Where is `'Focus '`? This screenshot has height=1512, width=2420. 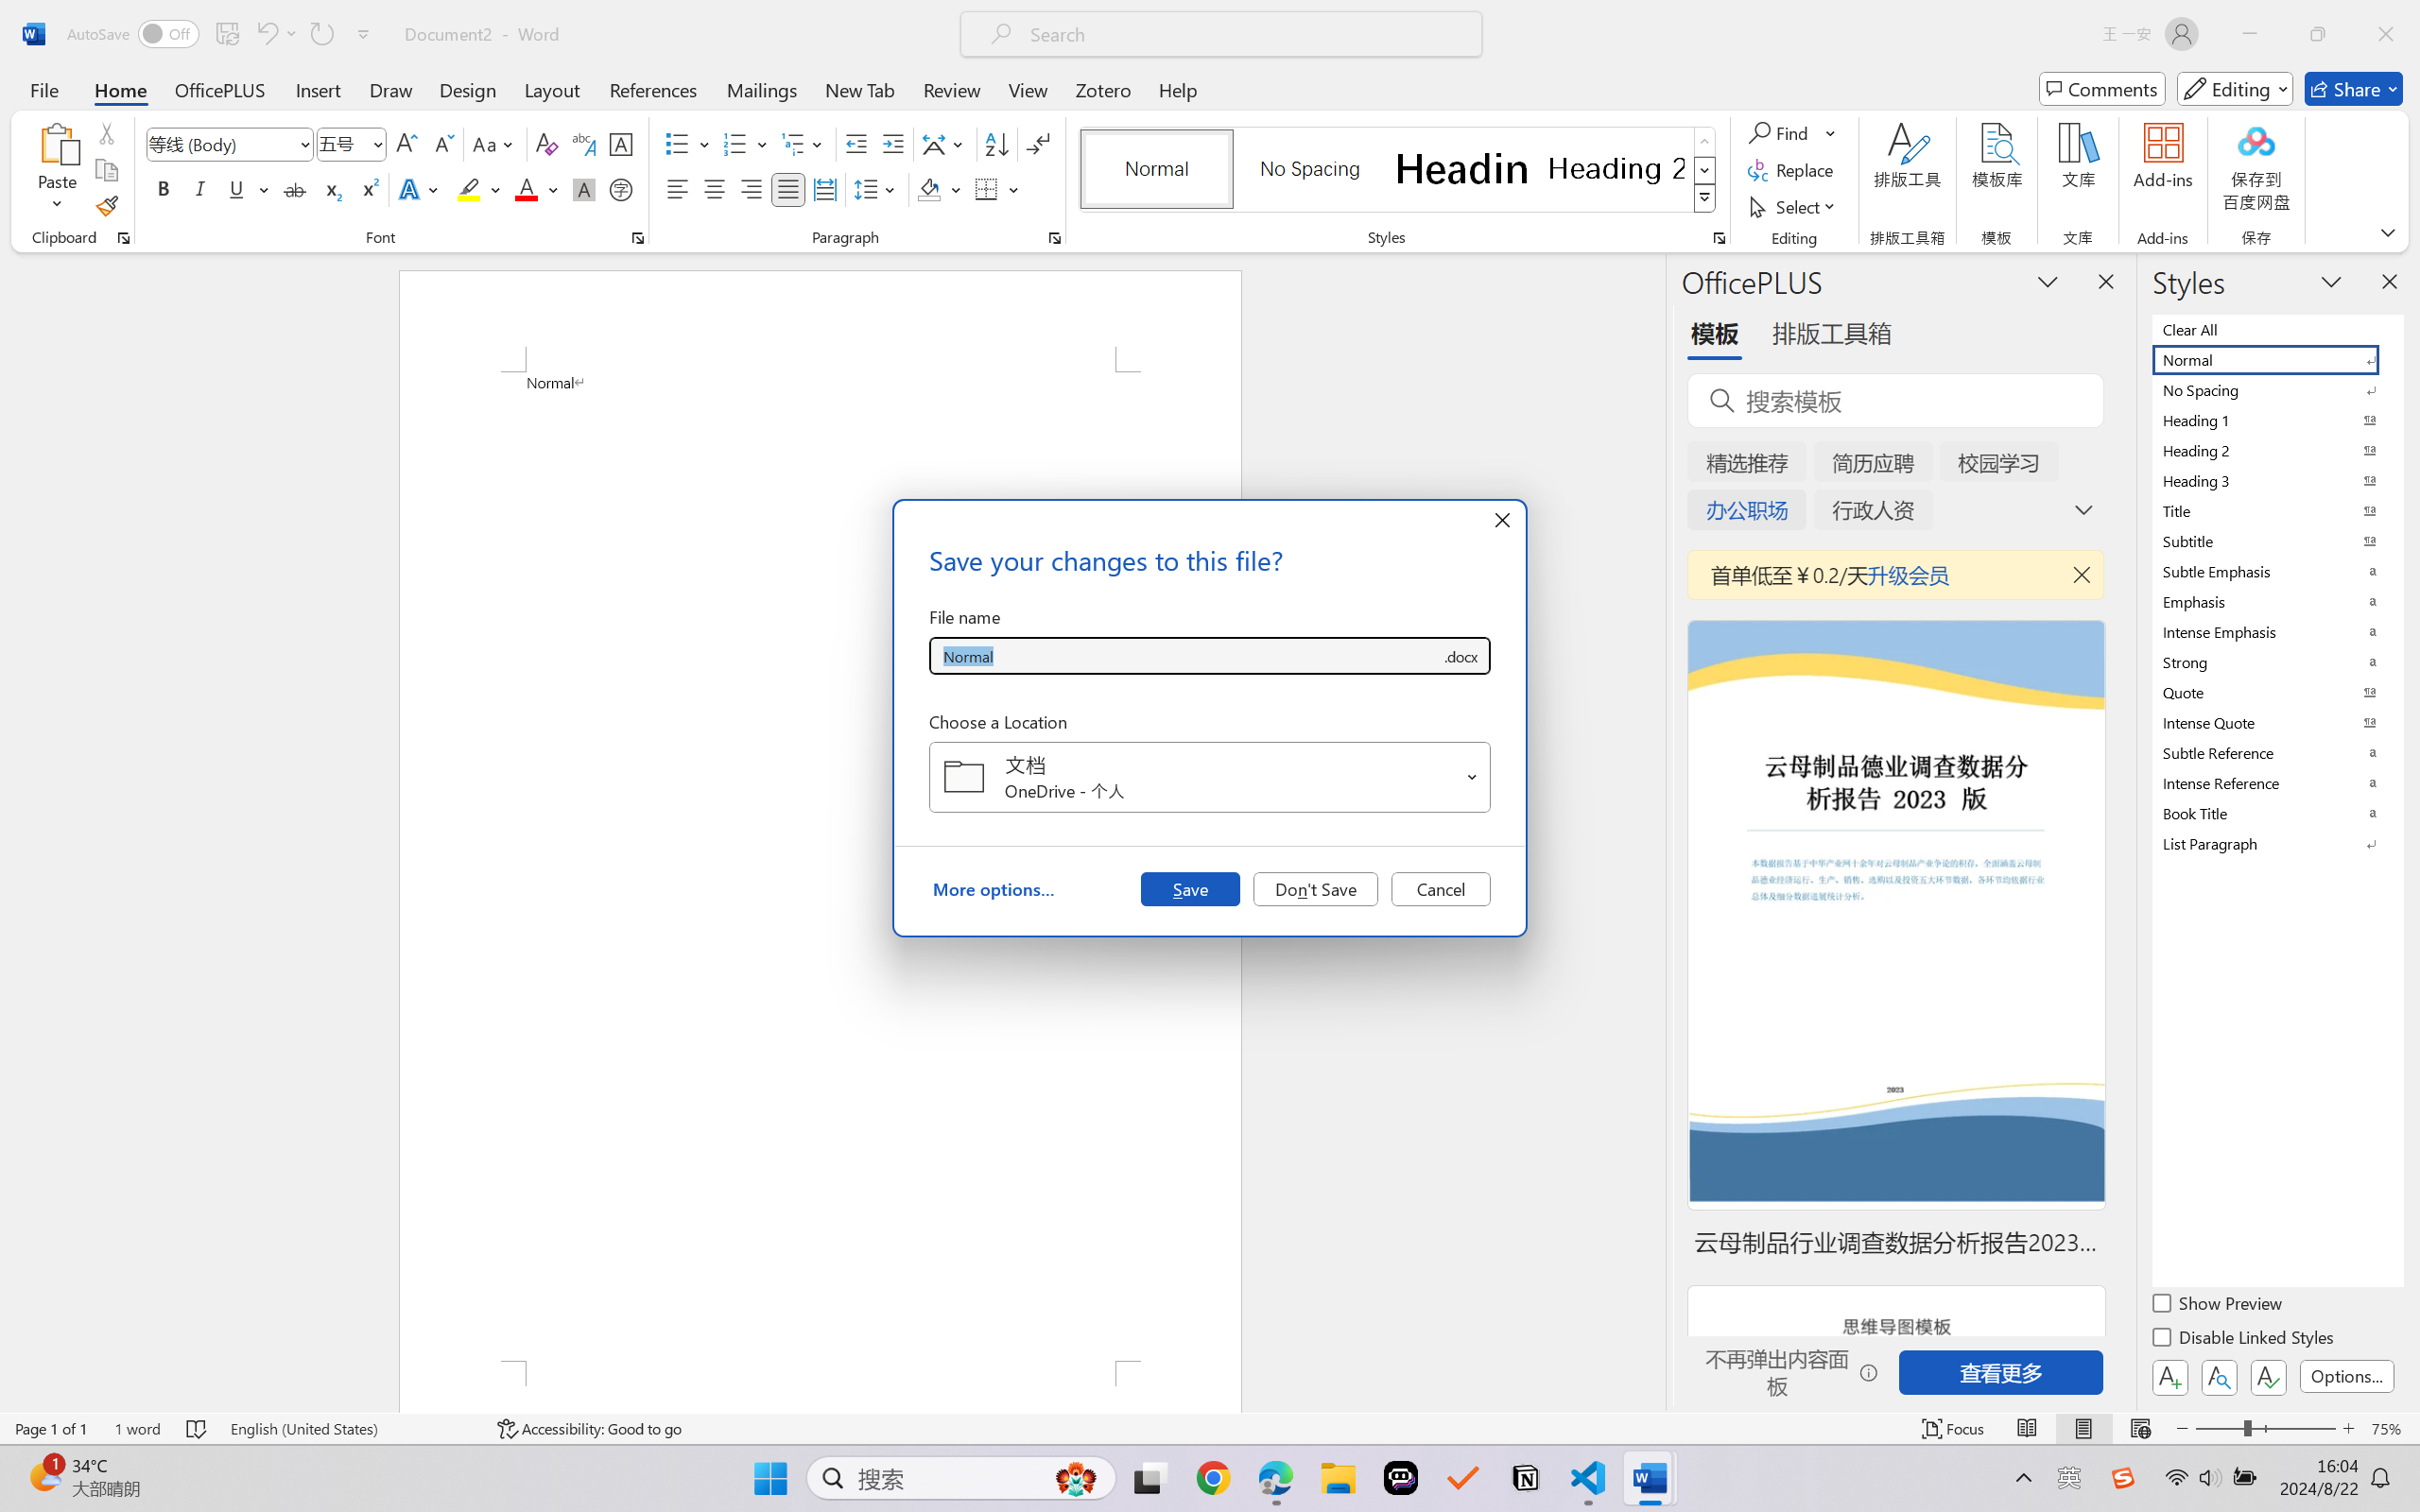
'Focus ' is located at coordinates (1953, 1428).